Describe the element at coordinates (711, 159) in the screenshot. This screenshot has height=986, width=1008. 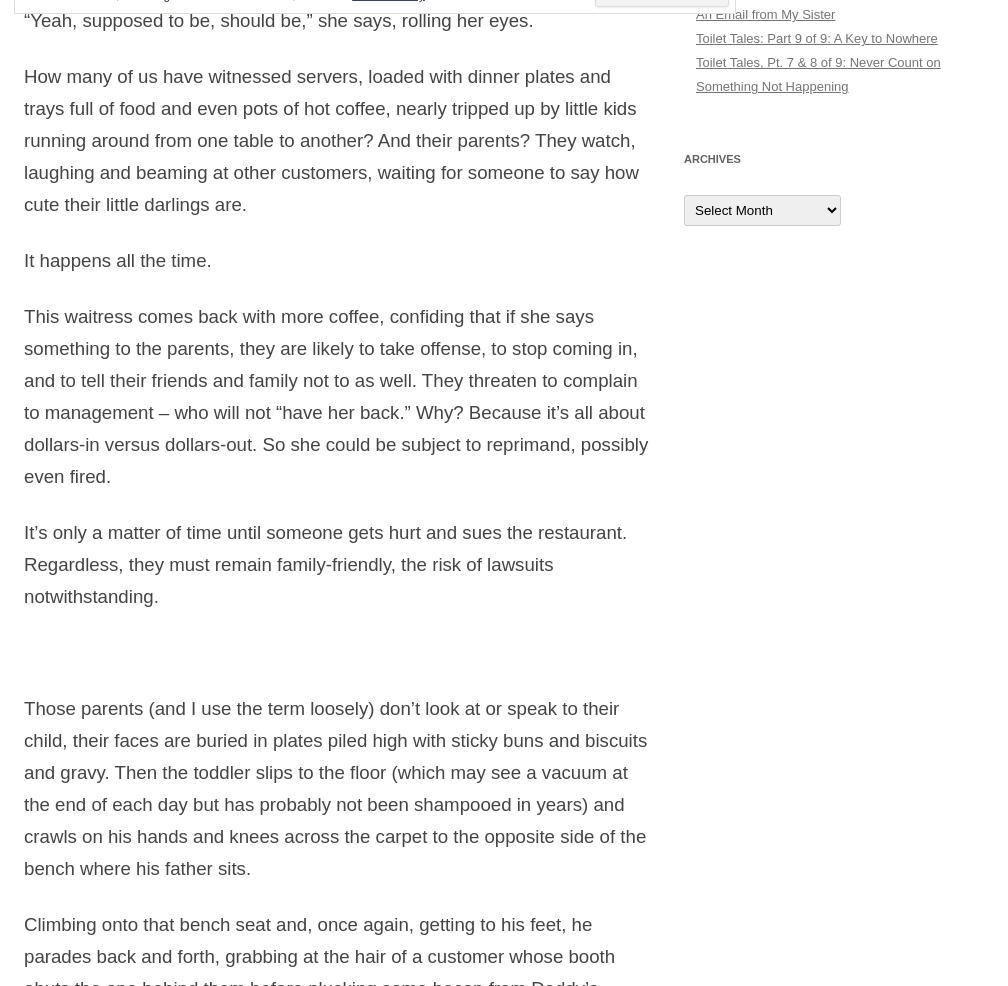
I see `'Archives'` at that location.